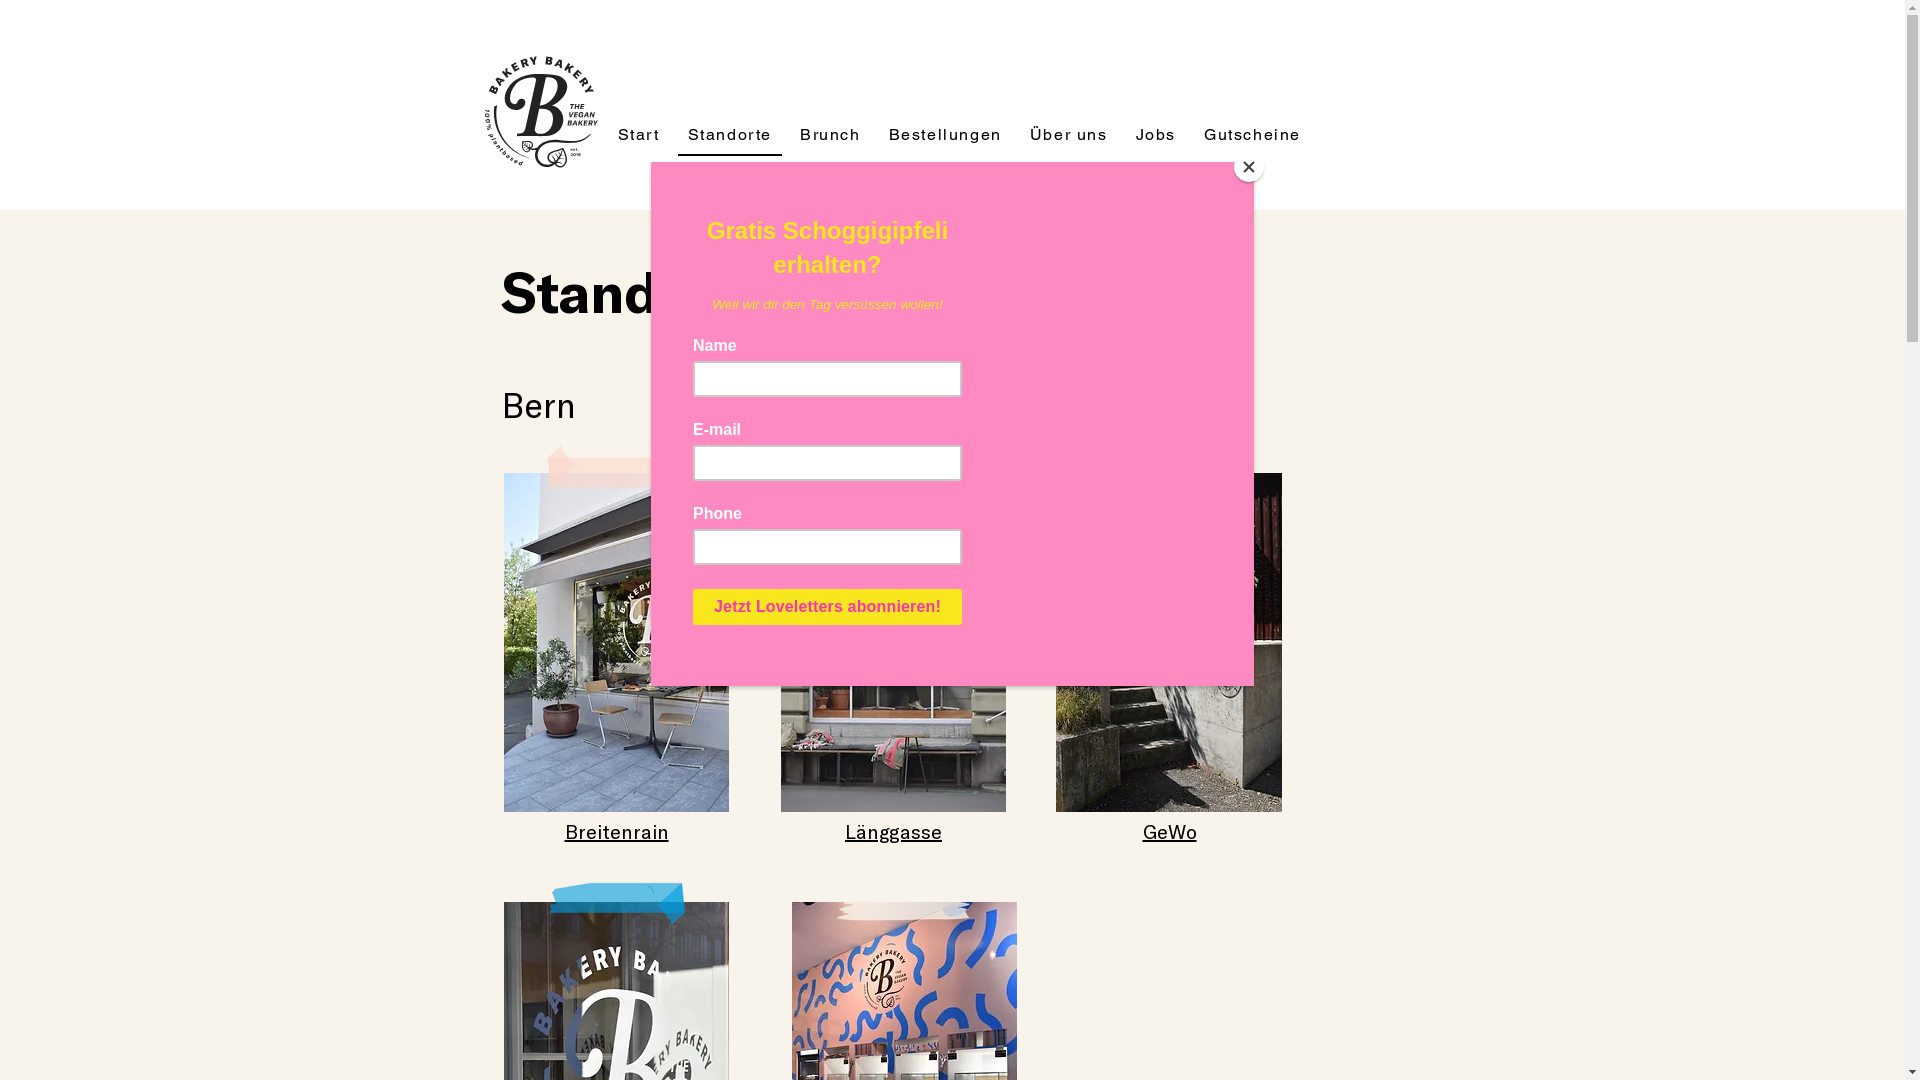 The width and height of the screenshot is (1920, 1080). I want to click on 'Brunch', so click(789, 135).